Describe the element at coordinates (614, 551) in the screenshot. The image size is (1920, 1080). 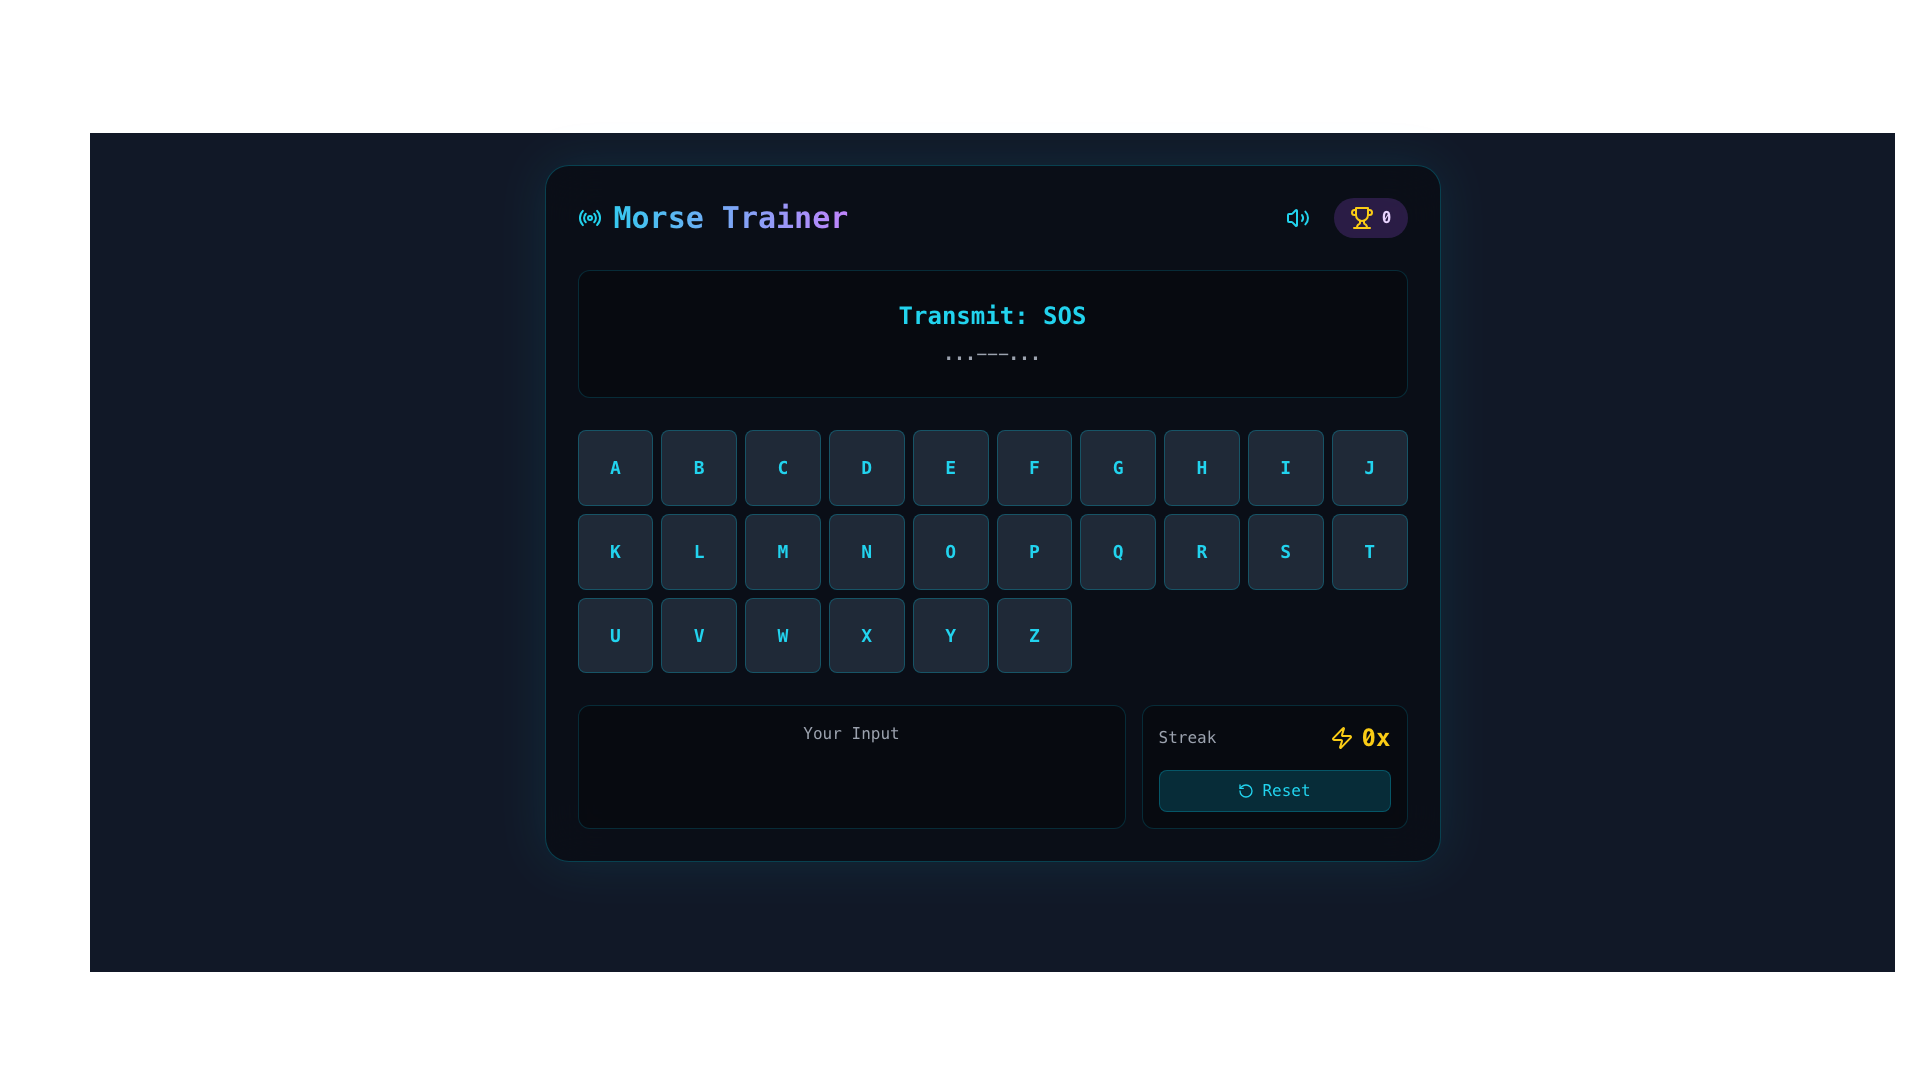
I see `the square button with a dark background and a bold cyan letter 'K', located in the second row and first column of the alphabet grid` at that location.